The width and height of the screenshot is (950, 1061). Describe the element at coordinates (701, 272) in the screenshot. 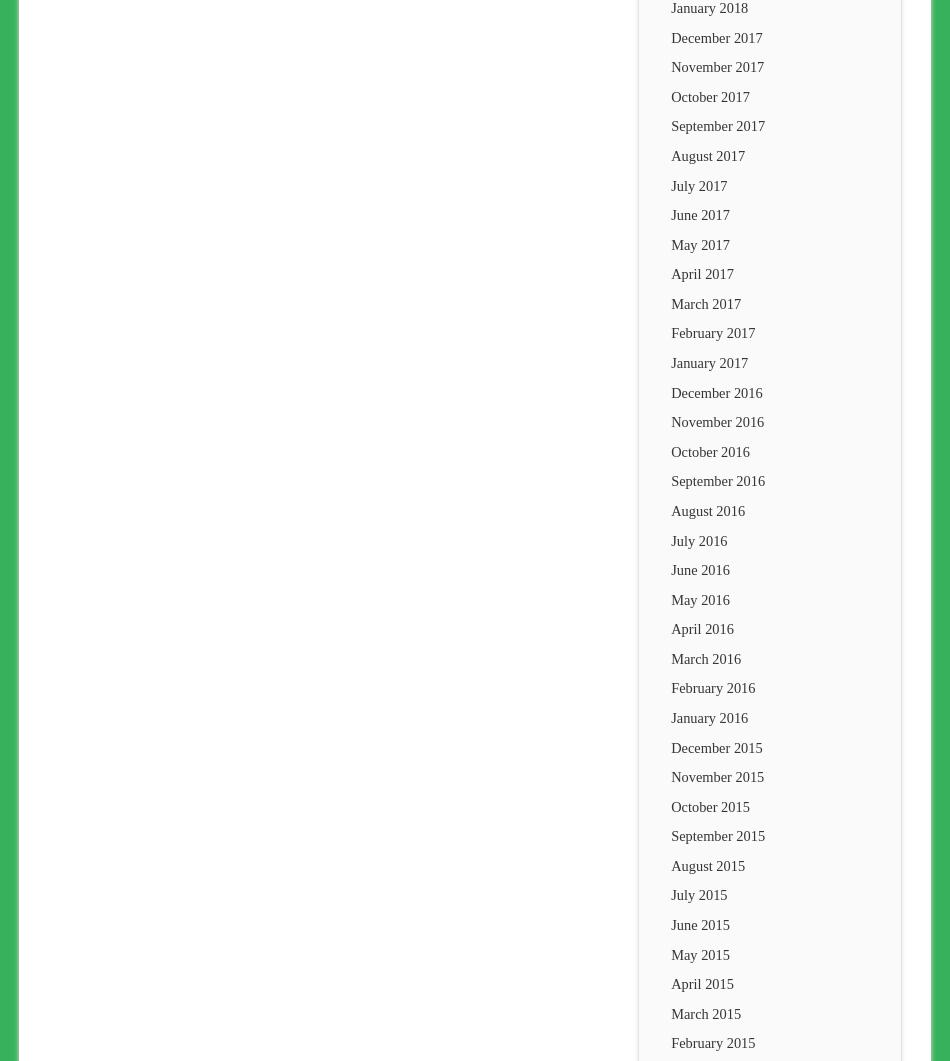

I see `'April 2017'` at that location.